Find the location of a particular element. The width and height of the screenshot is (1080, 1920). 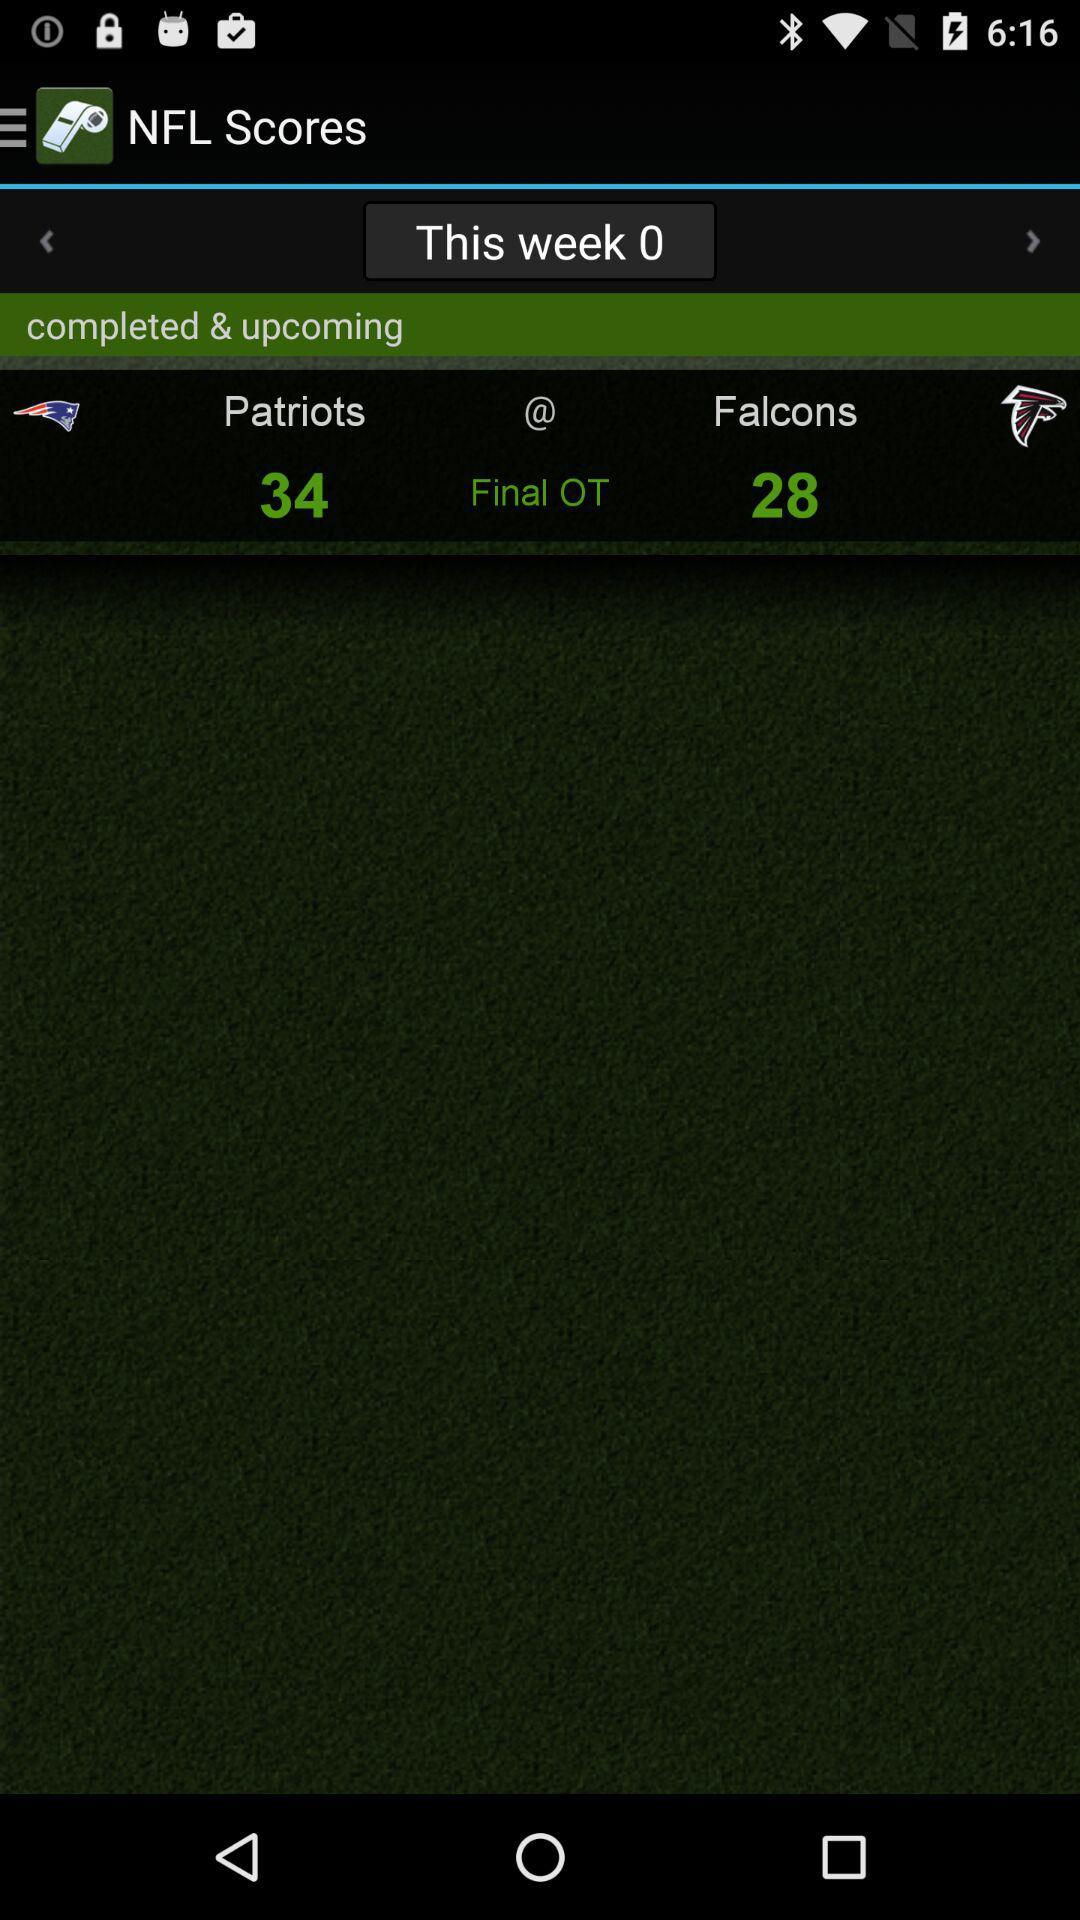

this week 0 app is located at coordinates (540, 240).